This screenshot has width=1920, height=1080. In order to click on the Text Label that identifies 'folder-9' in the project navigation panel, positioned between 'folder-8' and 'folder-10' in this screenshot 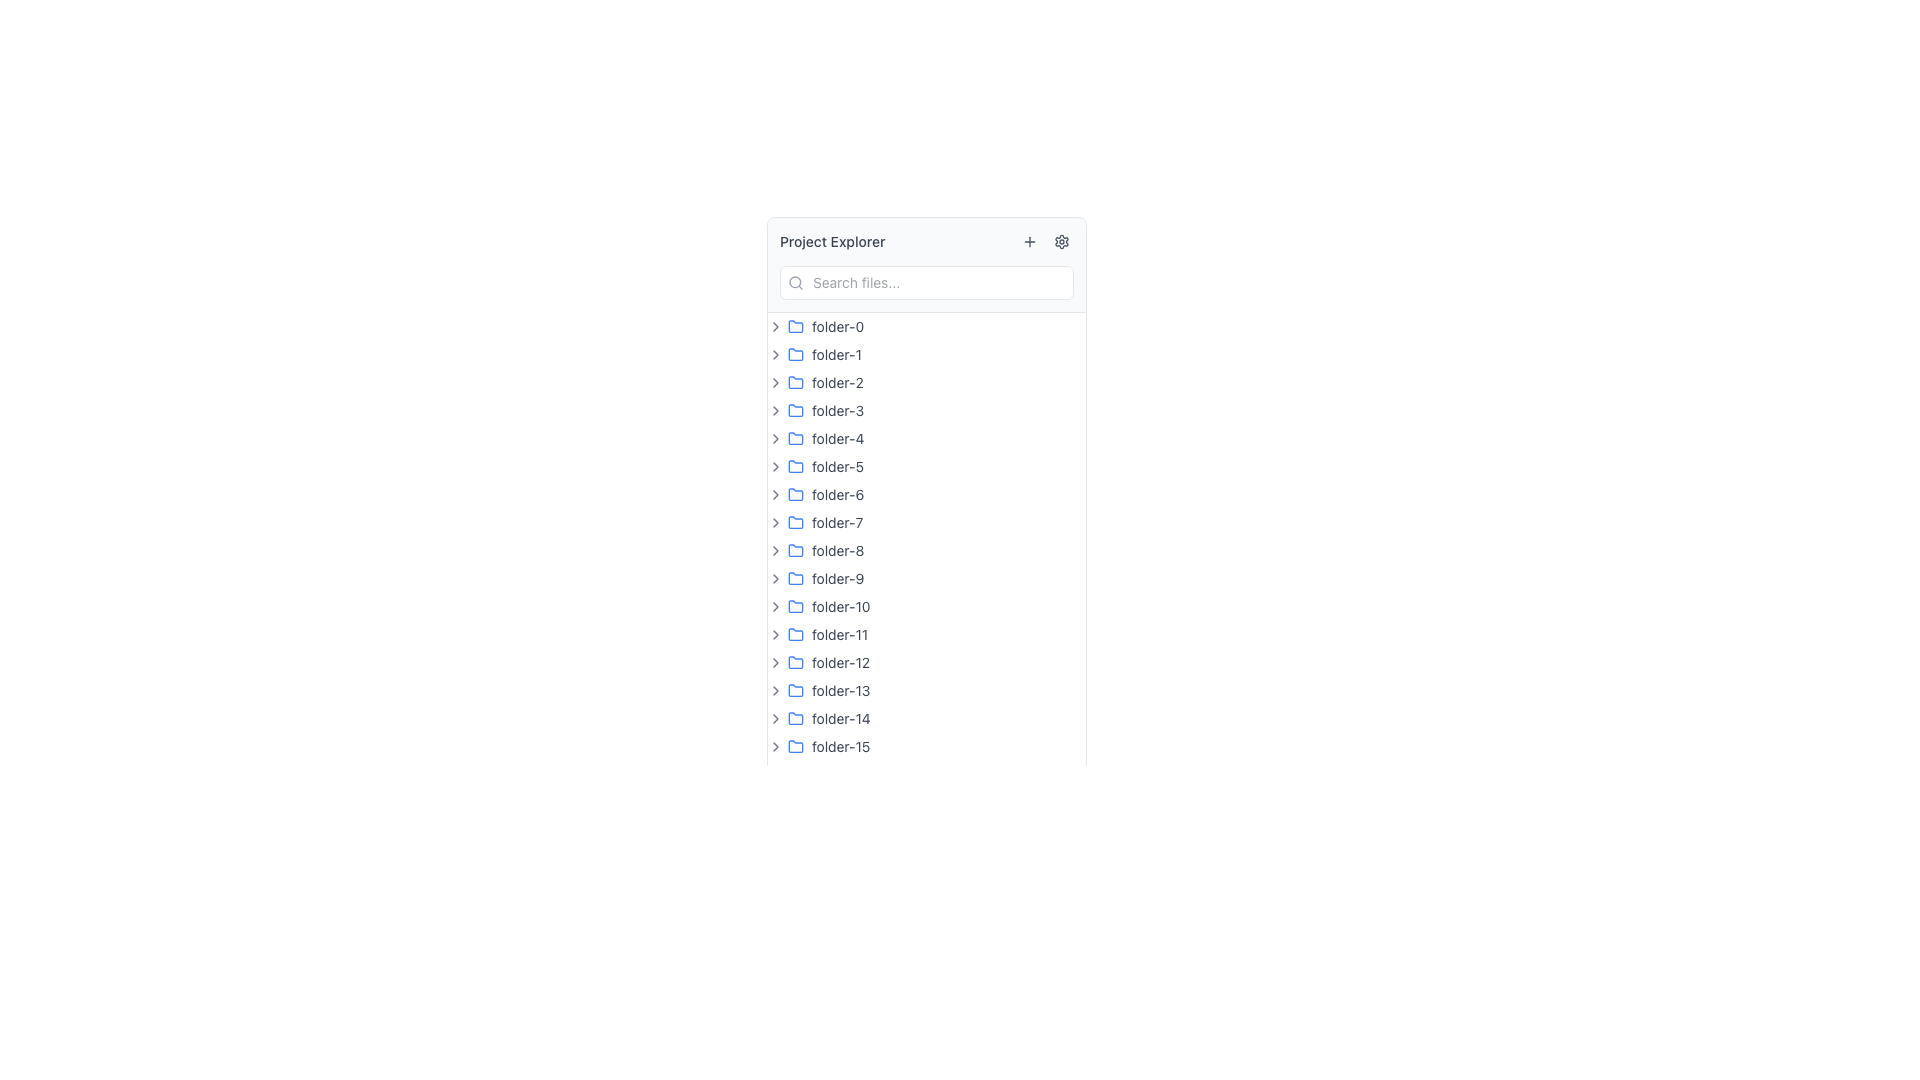, I will do `click(838, 578)`.